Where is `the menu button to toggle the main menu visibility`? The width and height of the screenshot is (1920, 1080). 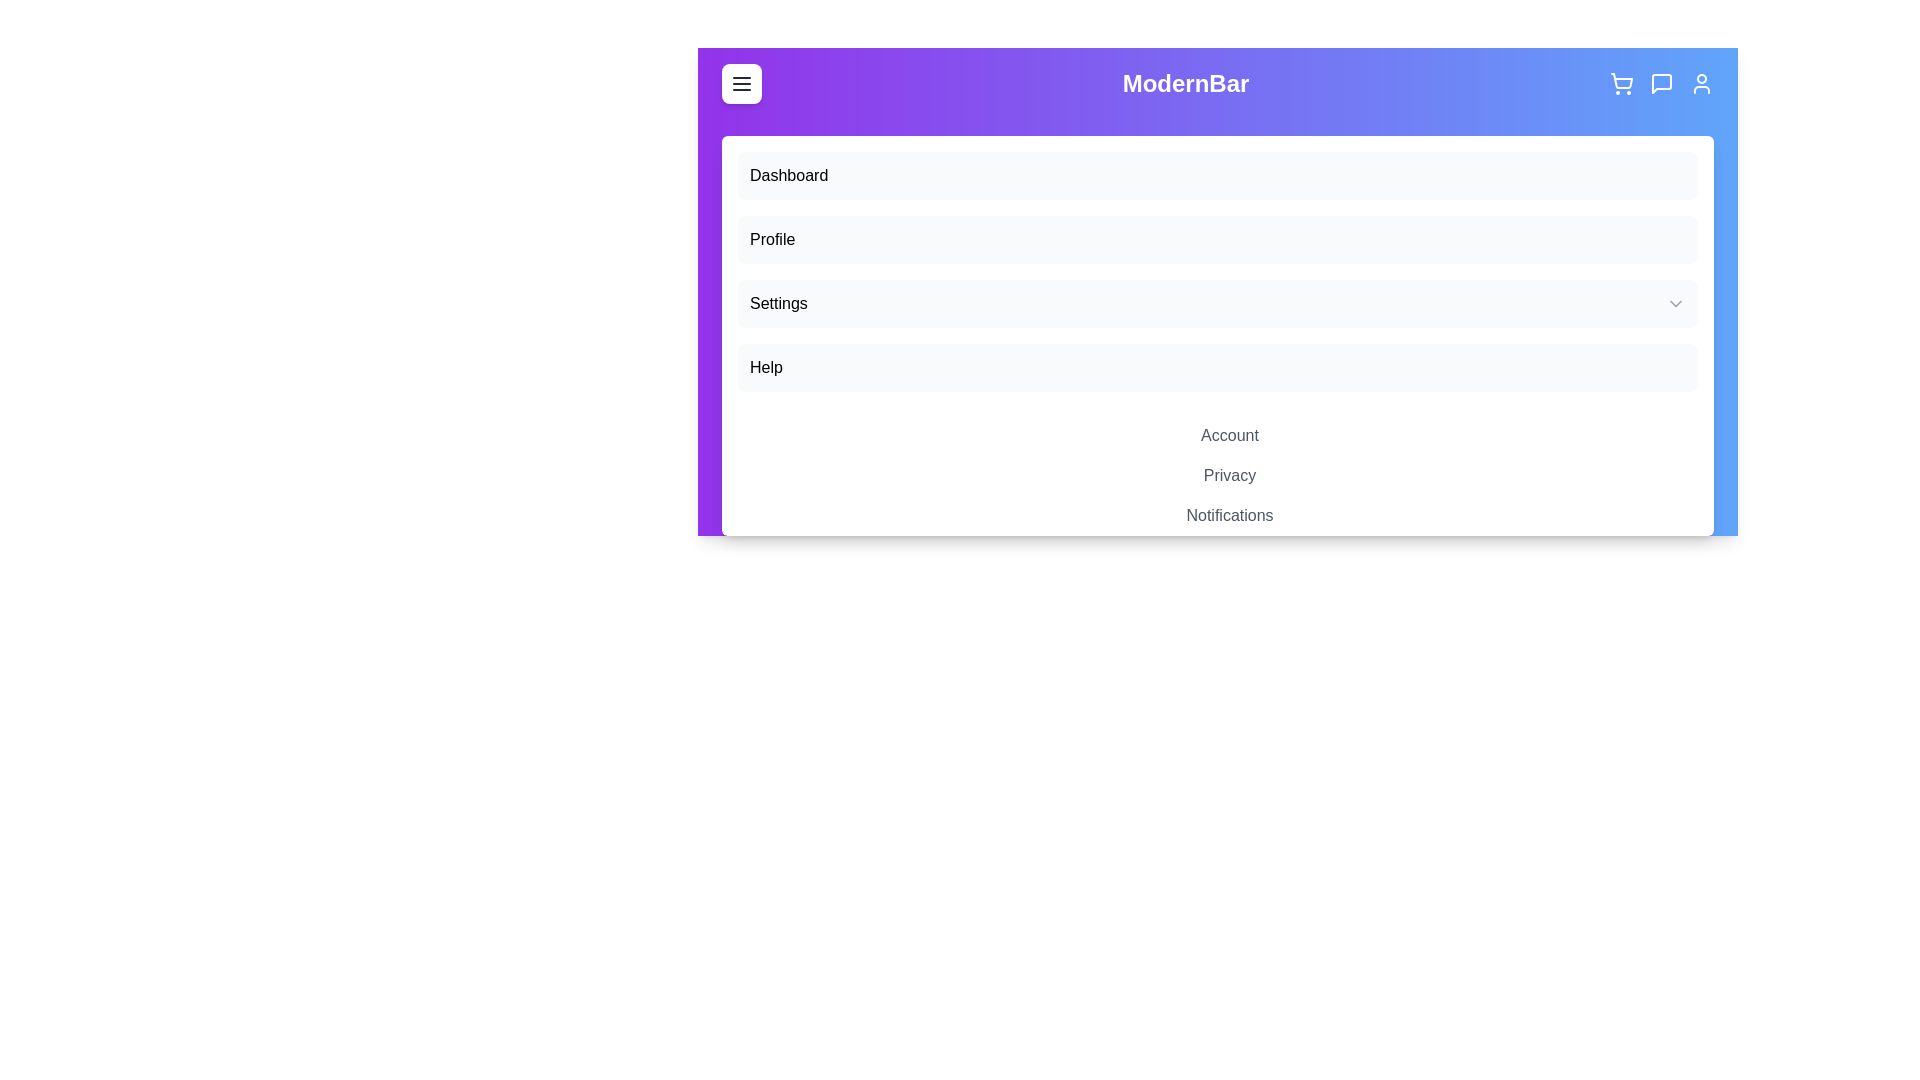
the menu button to toggle the main menu visibility is located at coordinates (741, 83).